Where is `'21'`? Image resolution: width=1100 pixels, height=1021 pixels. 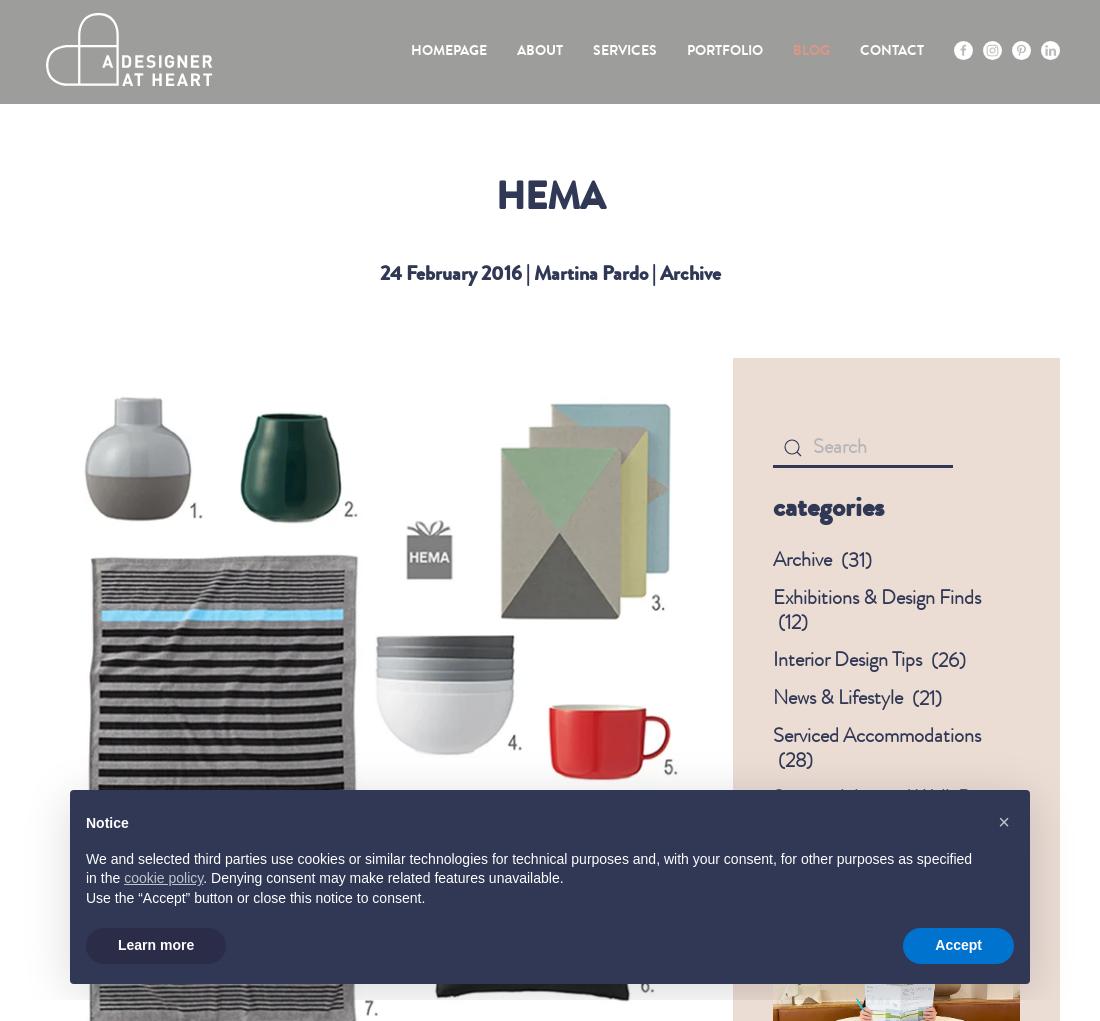
'21' is located at coordinates (919, 697).